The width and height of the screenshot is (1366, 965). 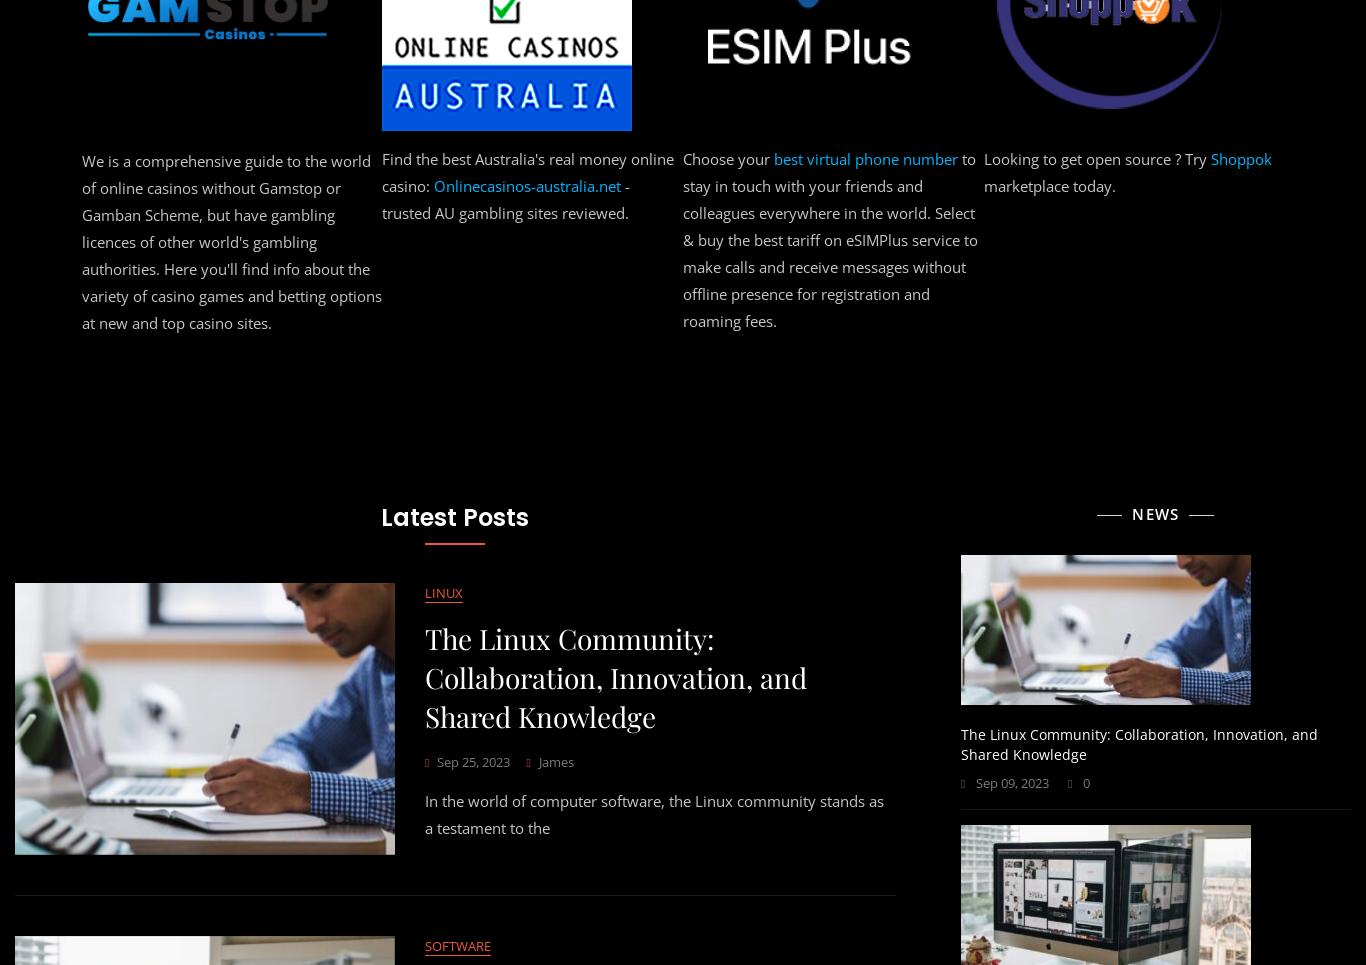 I want to click on 'Looking to get open source ? Try', so click(x=853, y=151).